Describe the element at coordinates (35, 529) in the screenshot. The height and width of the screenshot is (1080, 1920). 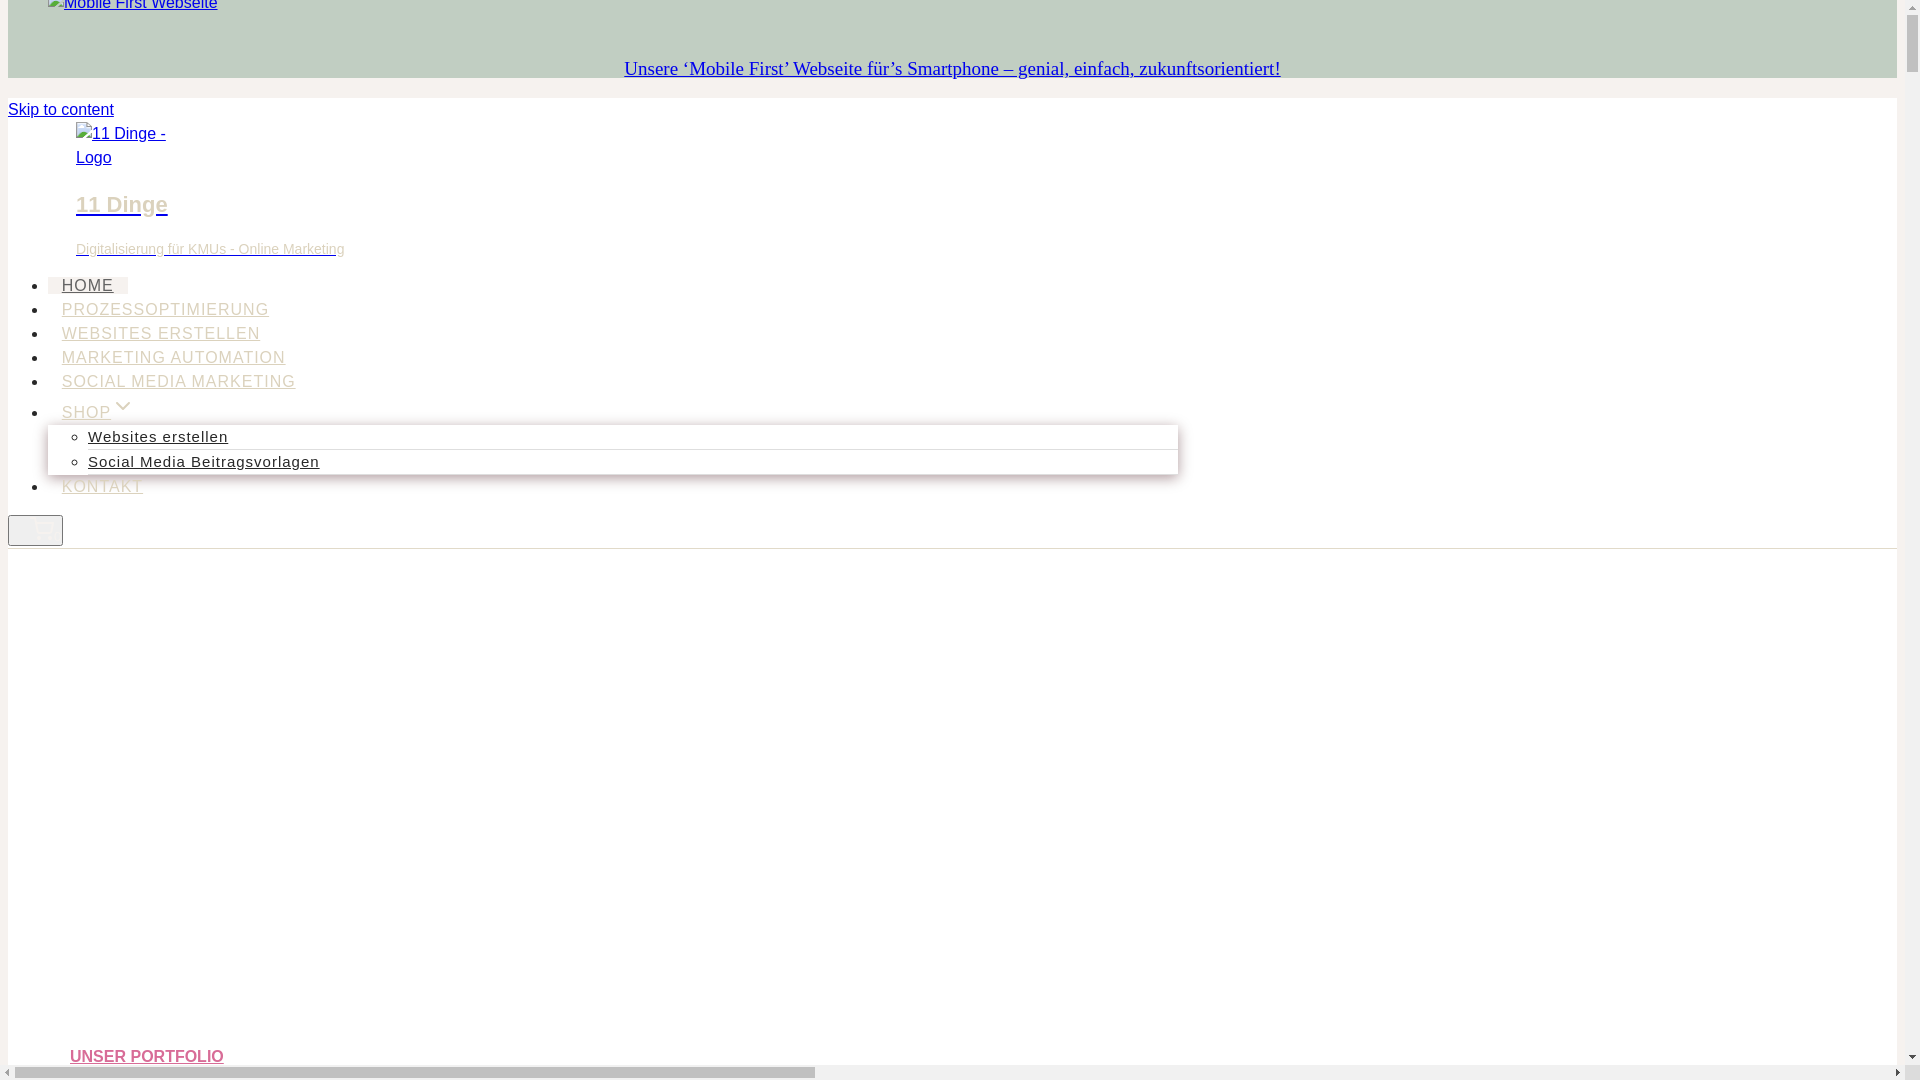
I see `'Shopping Cart 0'` at that location.